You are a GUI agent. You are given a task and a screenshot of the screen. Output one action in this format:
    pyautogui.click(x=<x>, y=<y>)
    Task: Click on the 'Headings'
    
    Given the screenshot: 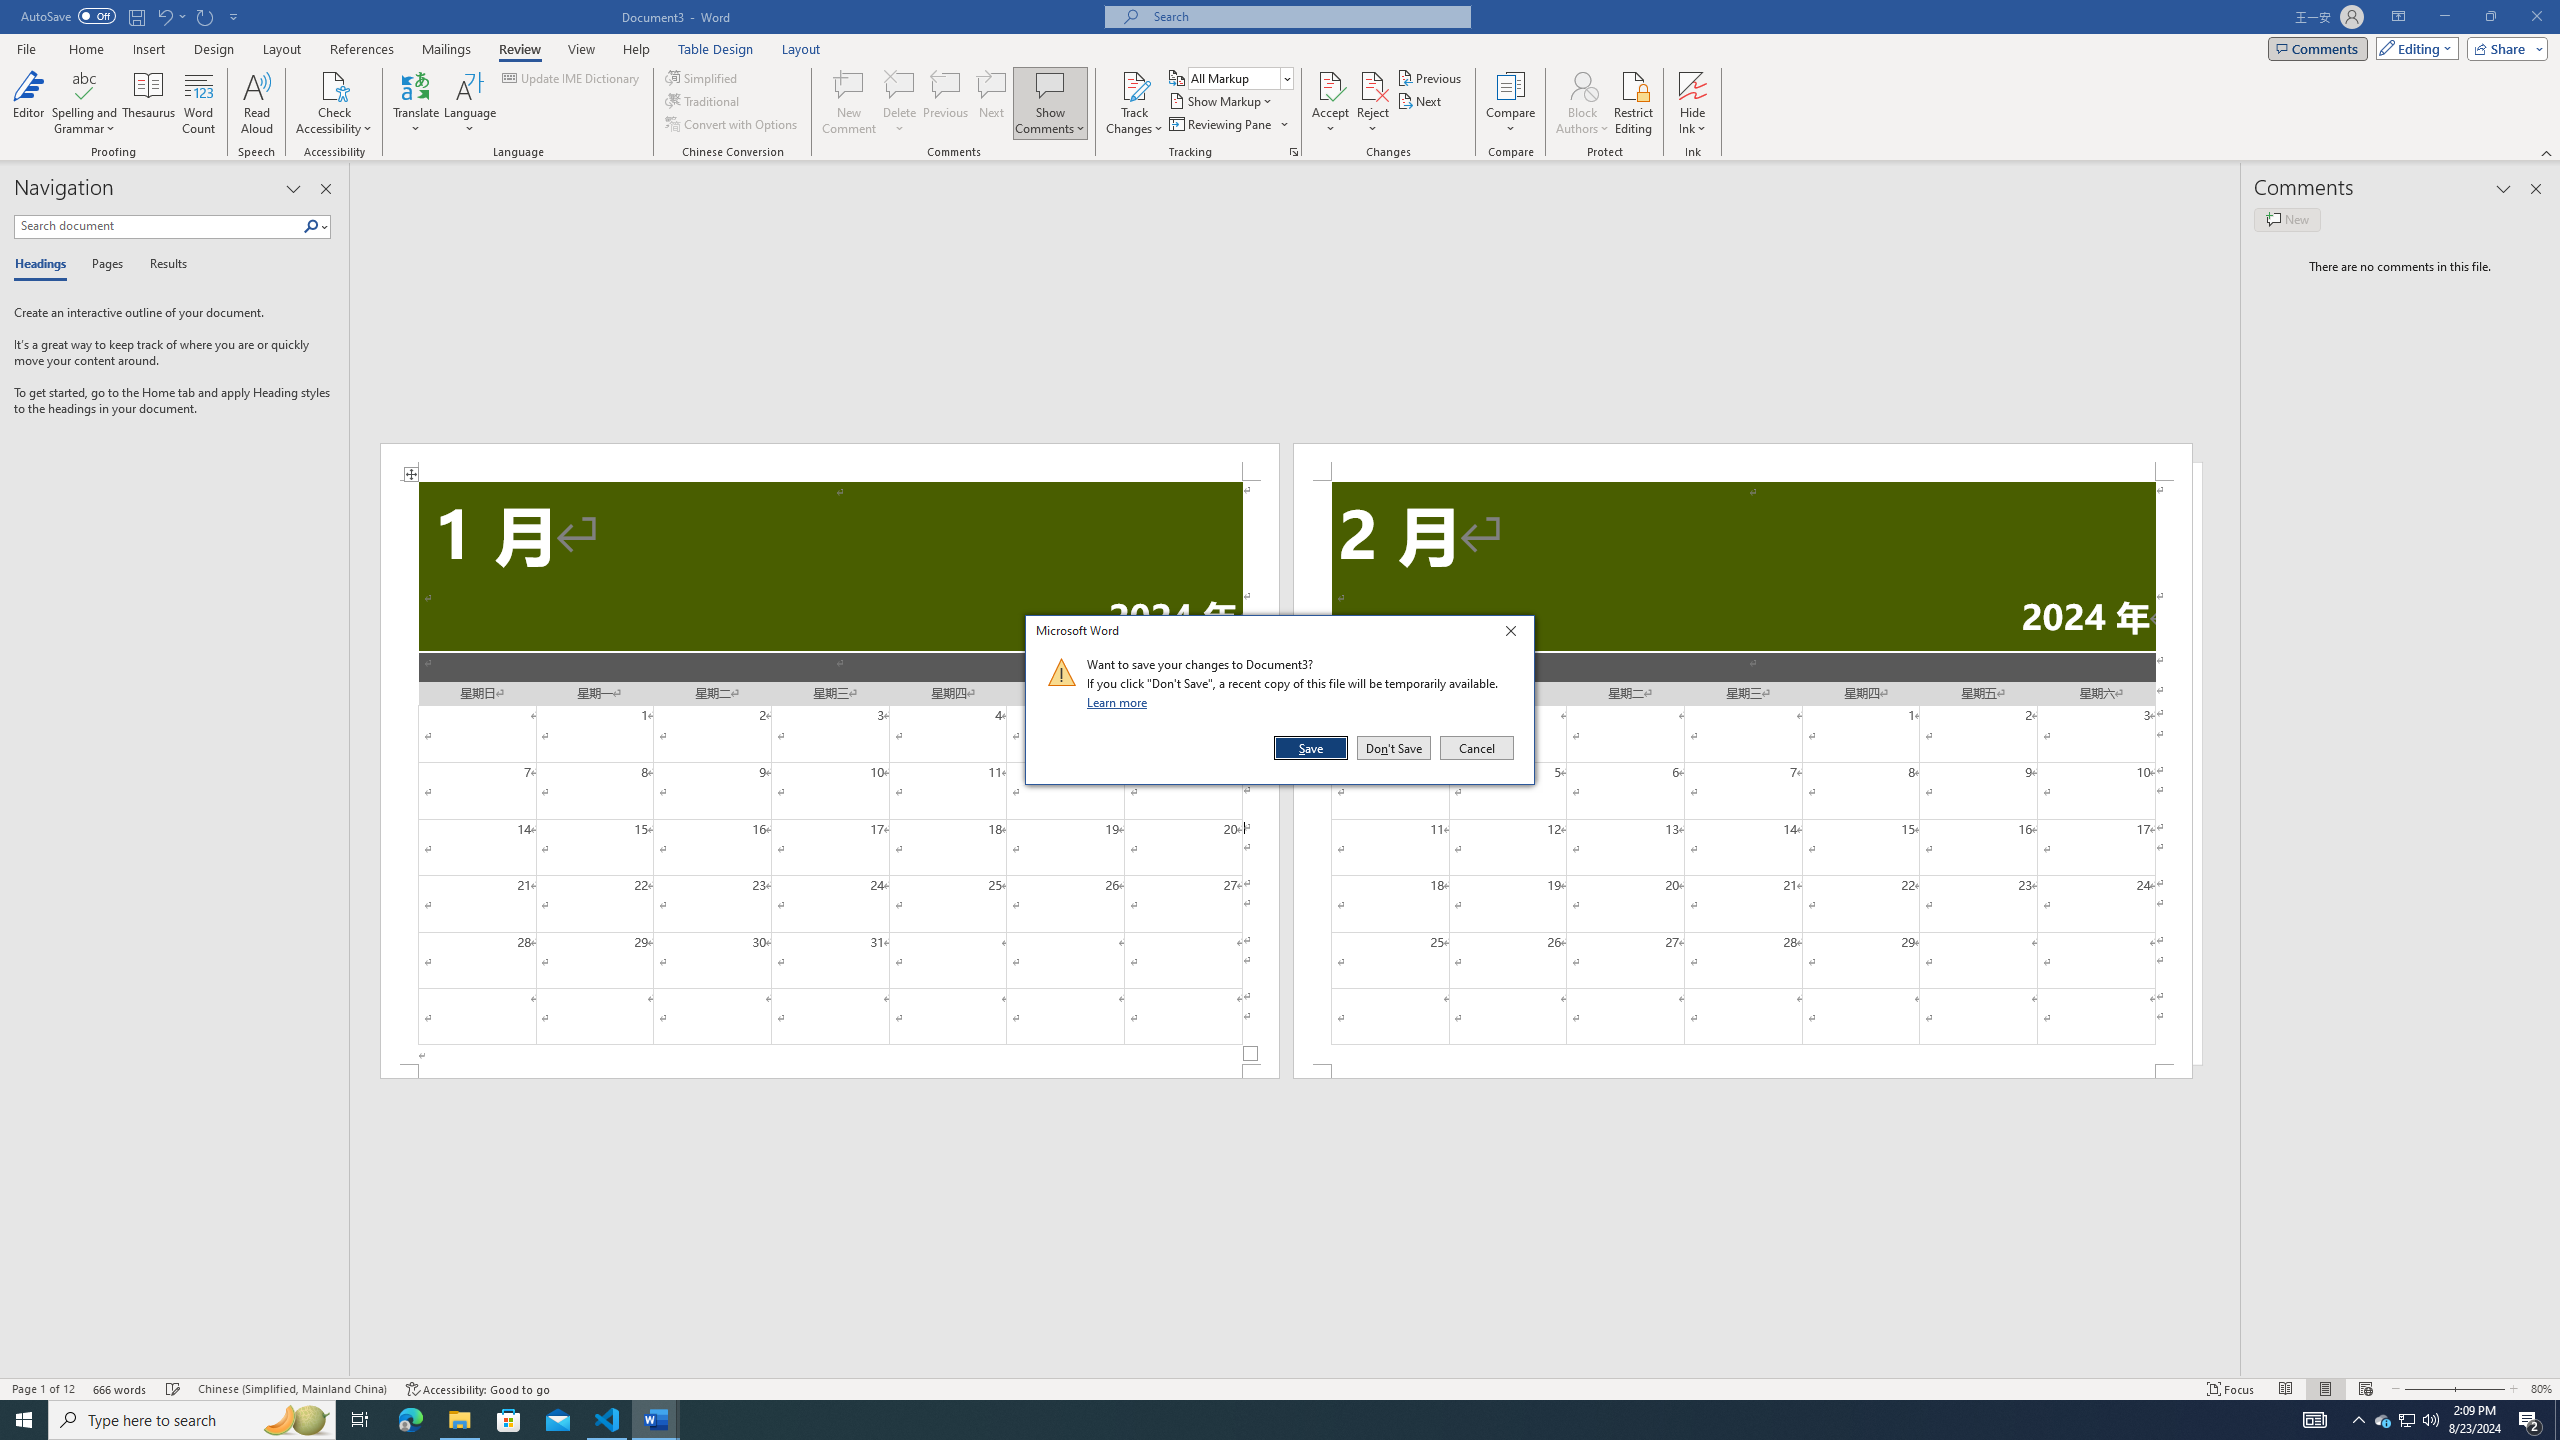 What is the action you would take?
    pyautogui.click(x=44, y=264)
    